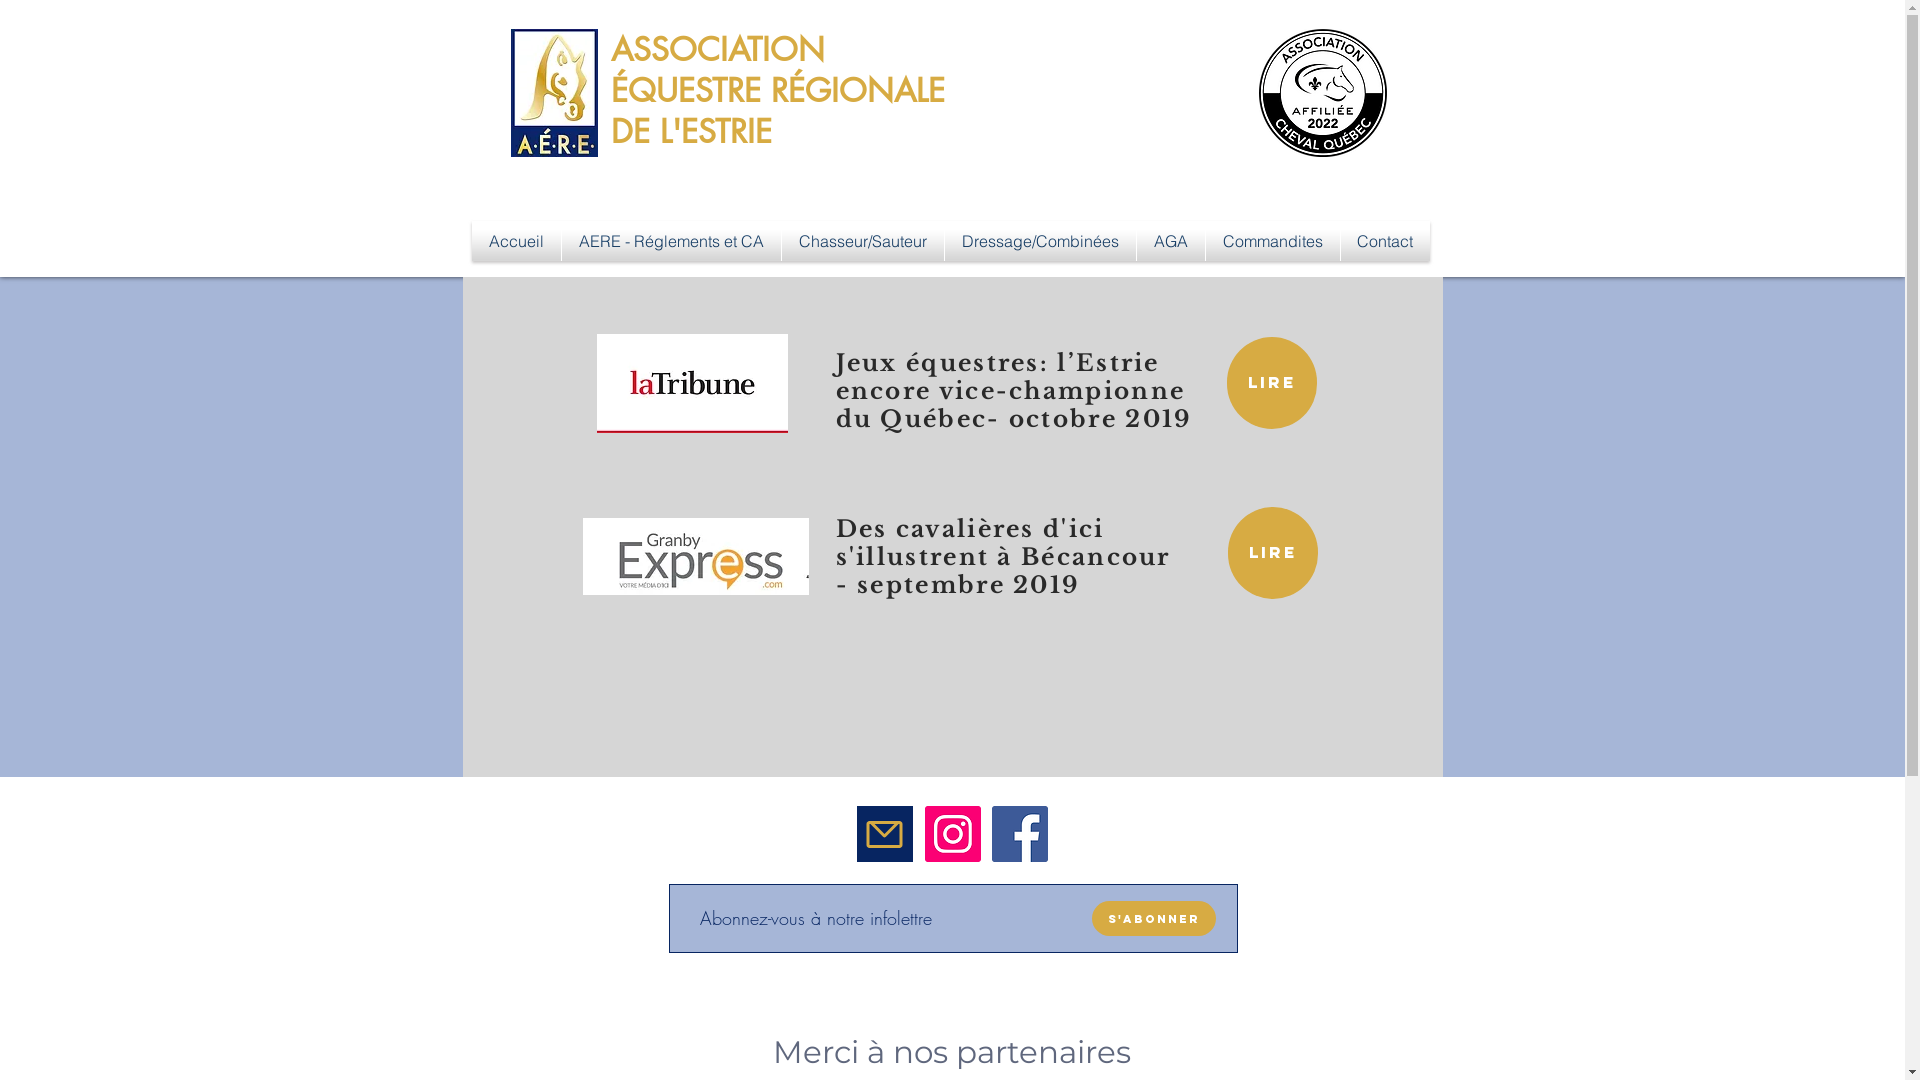 The width and height of the screenshot is (1920, 1080). What do you see at coordinates (1271, 239) in the screenshot?
I see `'Commandites'` at bounding box center [1271, 239].